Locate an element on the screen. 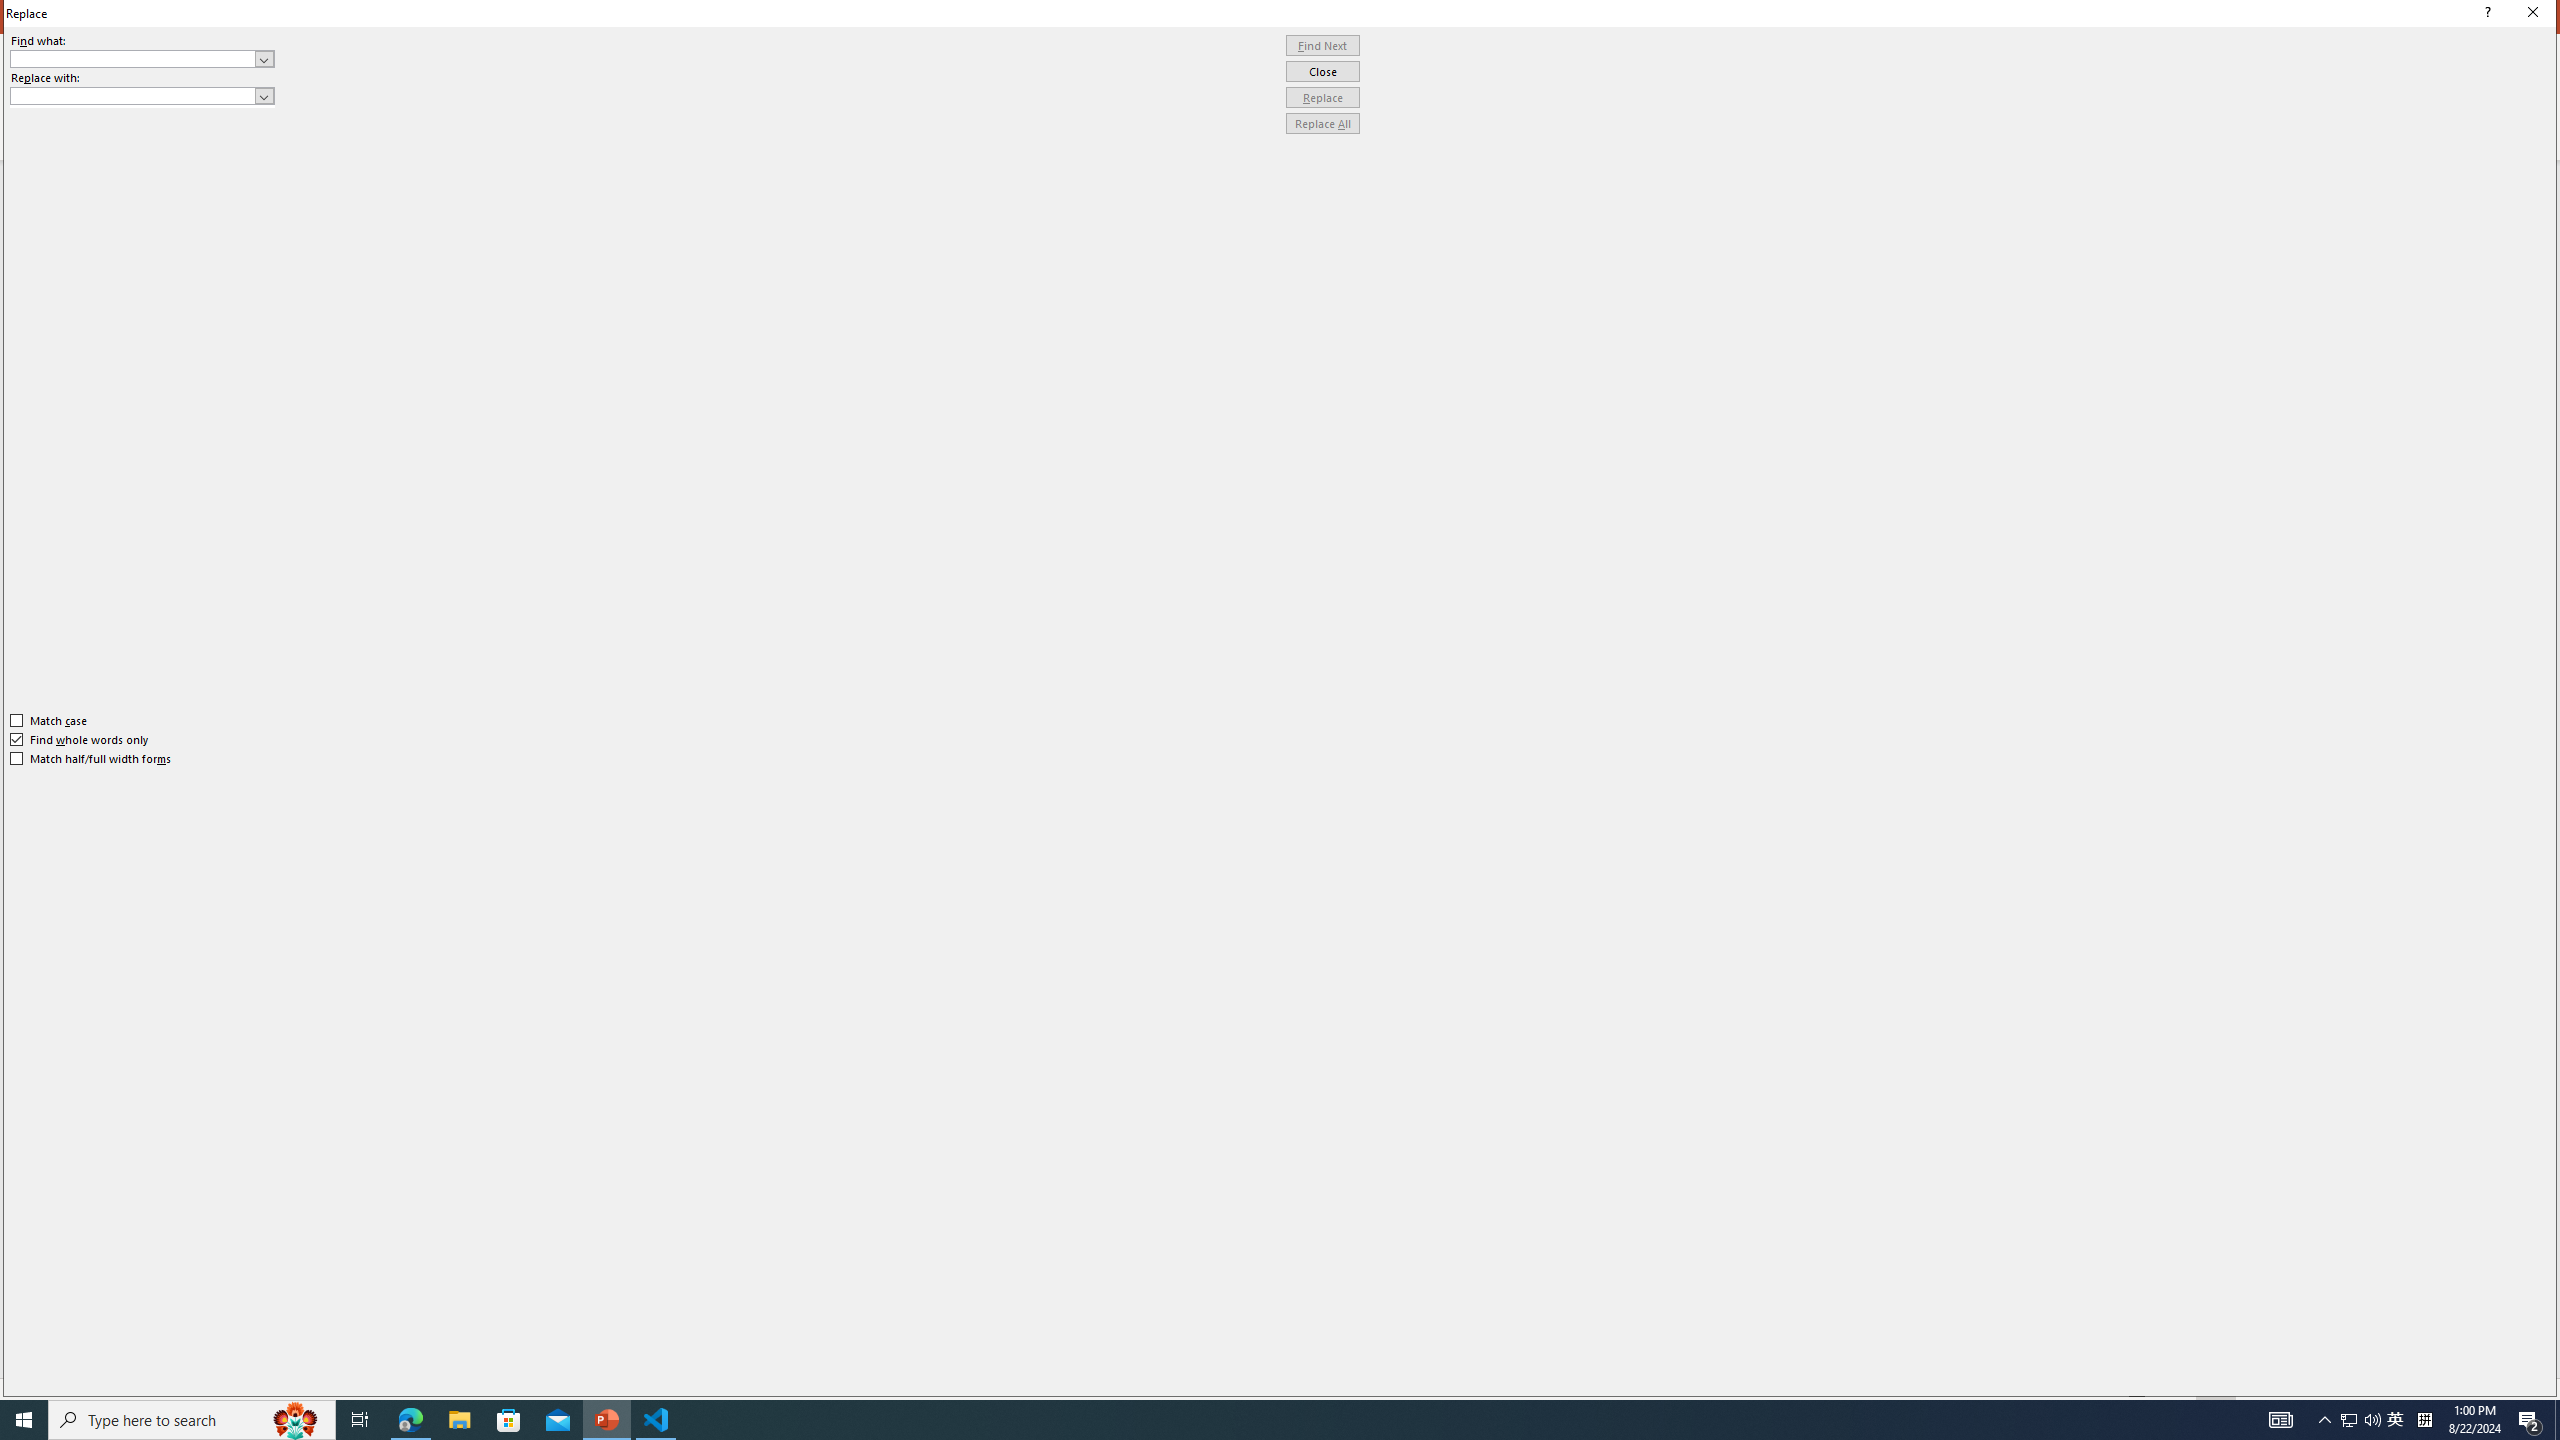 The width and height of the screenshot is (2560, 1440). 'Replace with' is located at coordinates (142, 95).